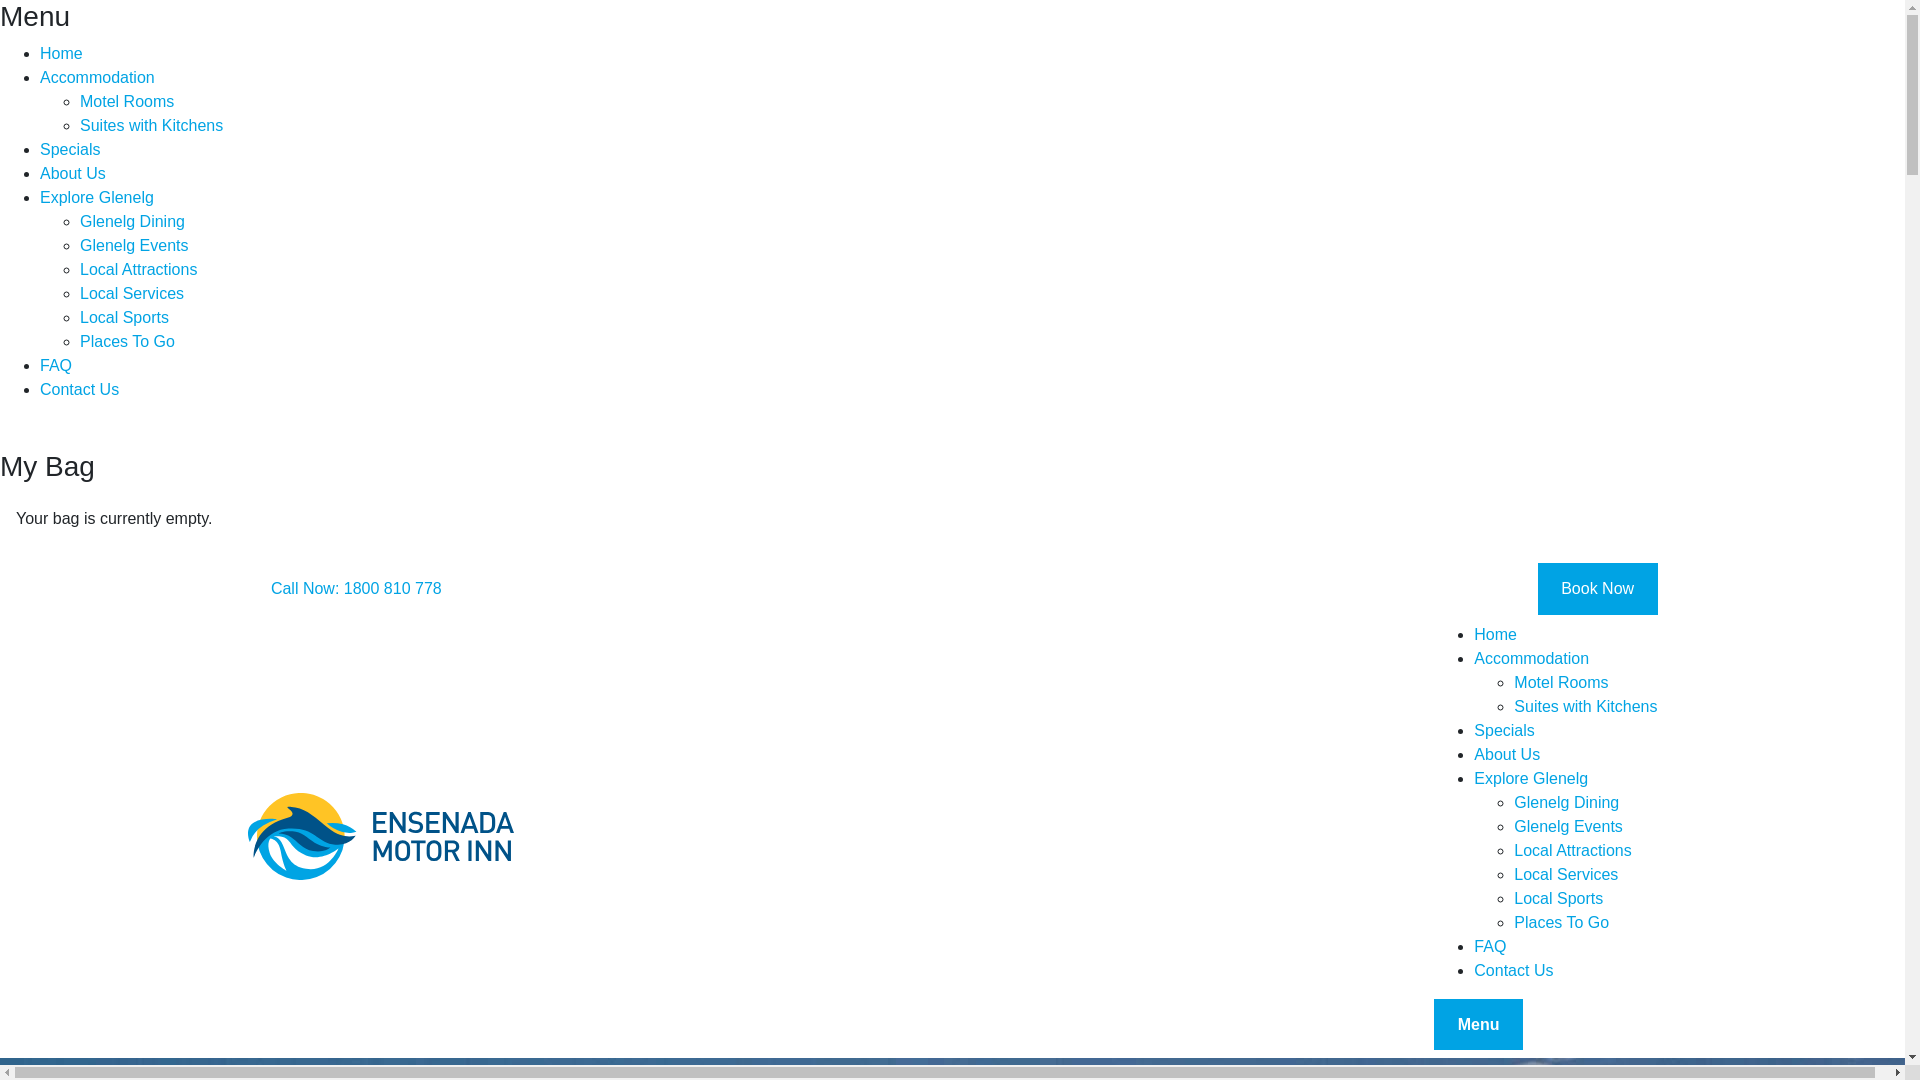 This screenshot has height=1080, width=1920. What do you see at coordinates (356, 588) in the screenshot?
I see `'Call Now: 1800 810 778'` at bounding box center [356, 588].